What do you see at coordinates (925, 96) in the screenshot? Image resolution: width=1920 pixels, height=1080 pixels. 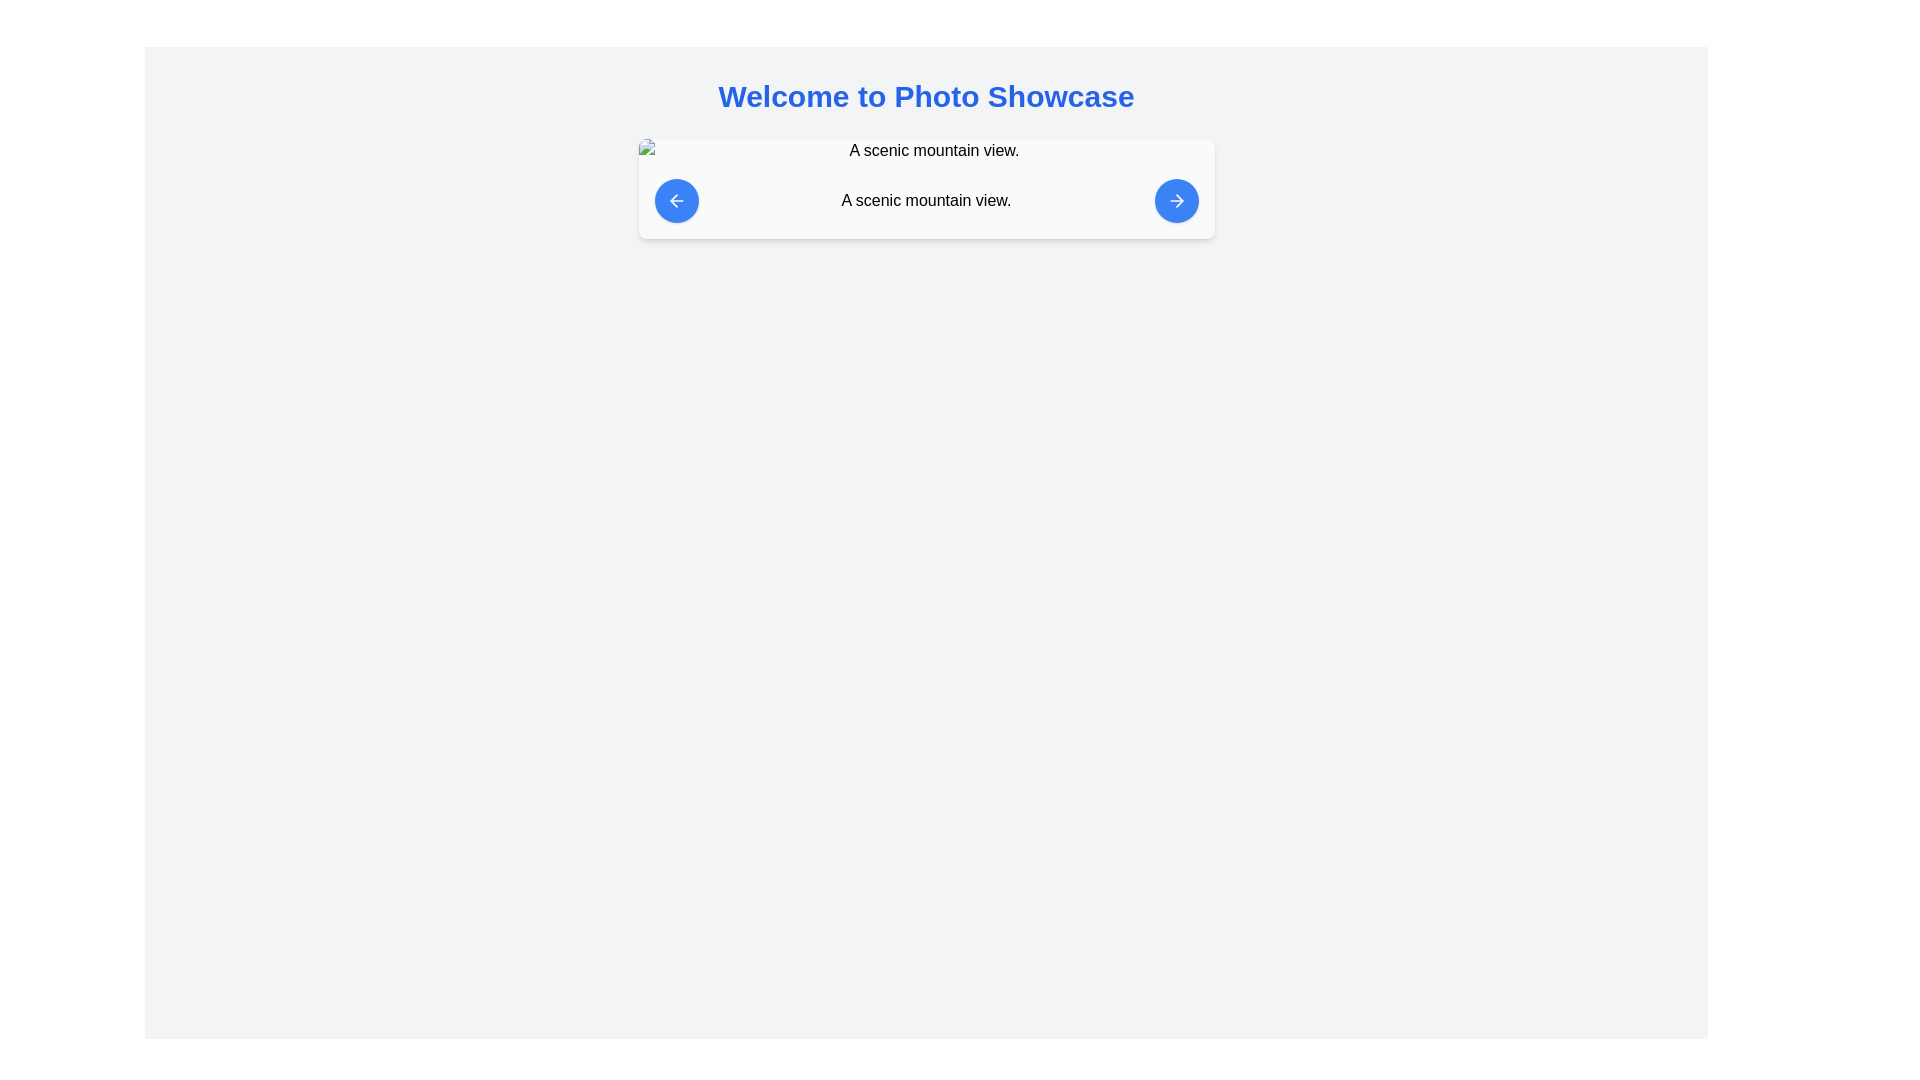 I see `the bold, large-sized header with blue text reading 'Welcome to Photo Showcase', which is positioned at the top center of the interface` at bounding box center [925, 96].